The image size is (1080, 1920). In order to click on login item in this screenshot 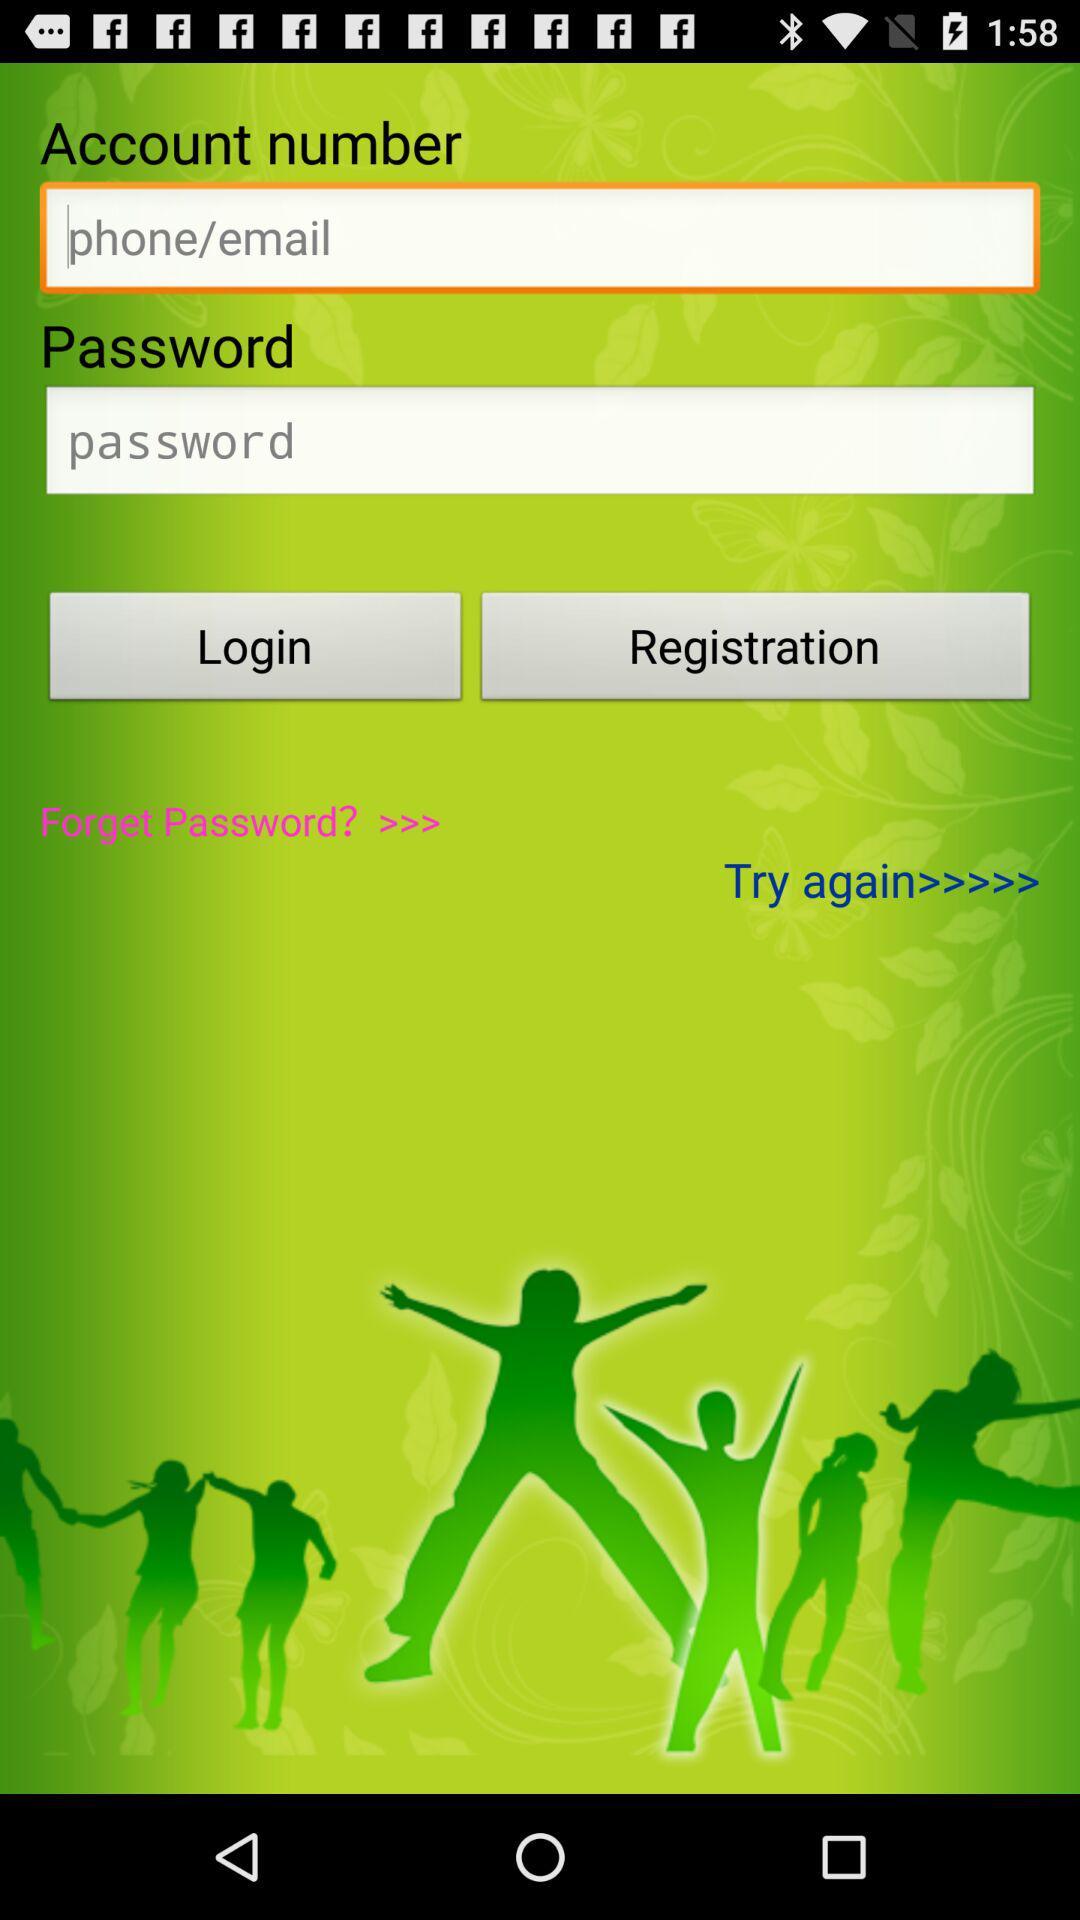, I will do `click(254, 651)`.